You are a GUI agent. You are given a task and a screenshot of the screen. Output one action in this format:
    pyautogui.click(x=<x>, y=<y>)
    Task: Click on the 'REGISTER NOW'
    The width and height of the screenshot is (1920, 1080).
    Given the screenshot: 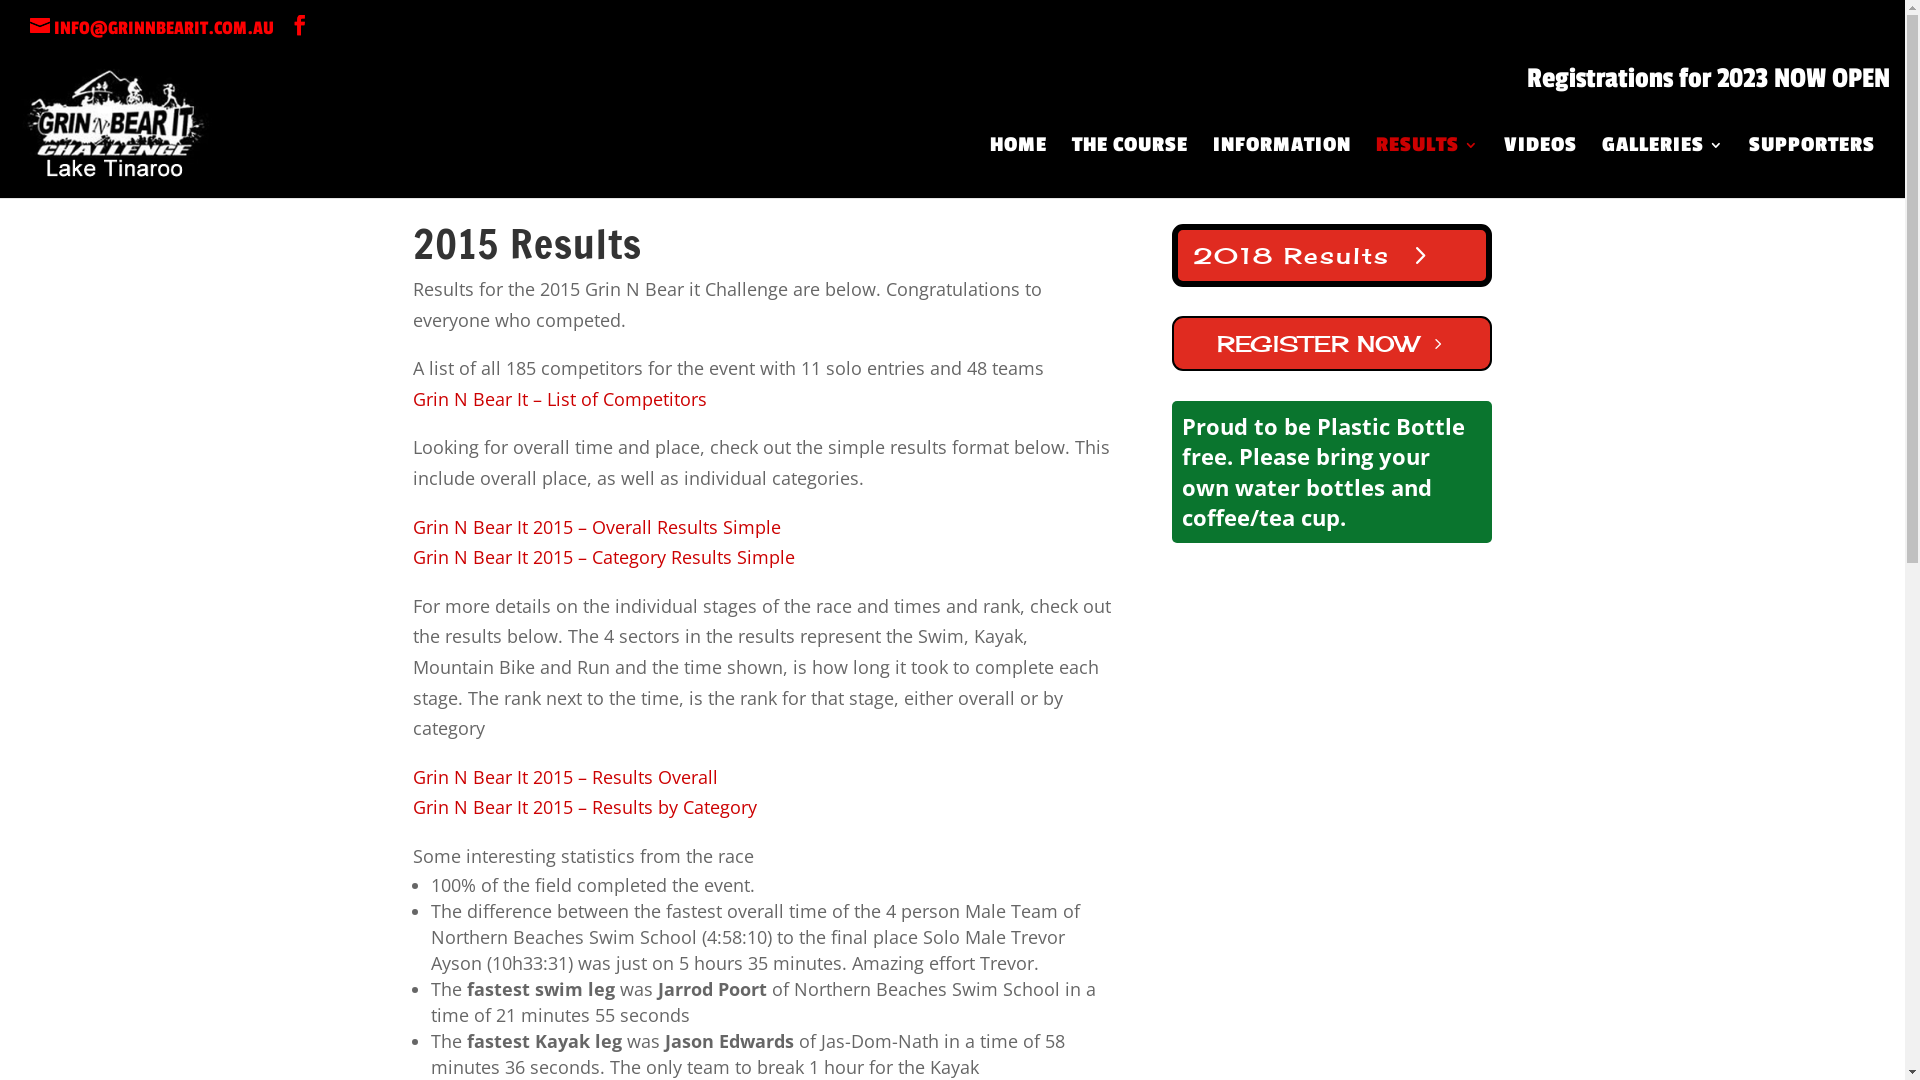 What is the action you would take?
    pyautogui.click(x=1332, y=342)
    